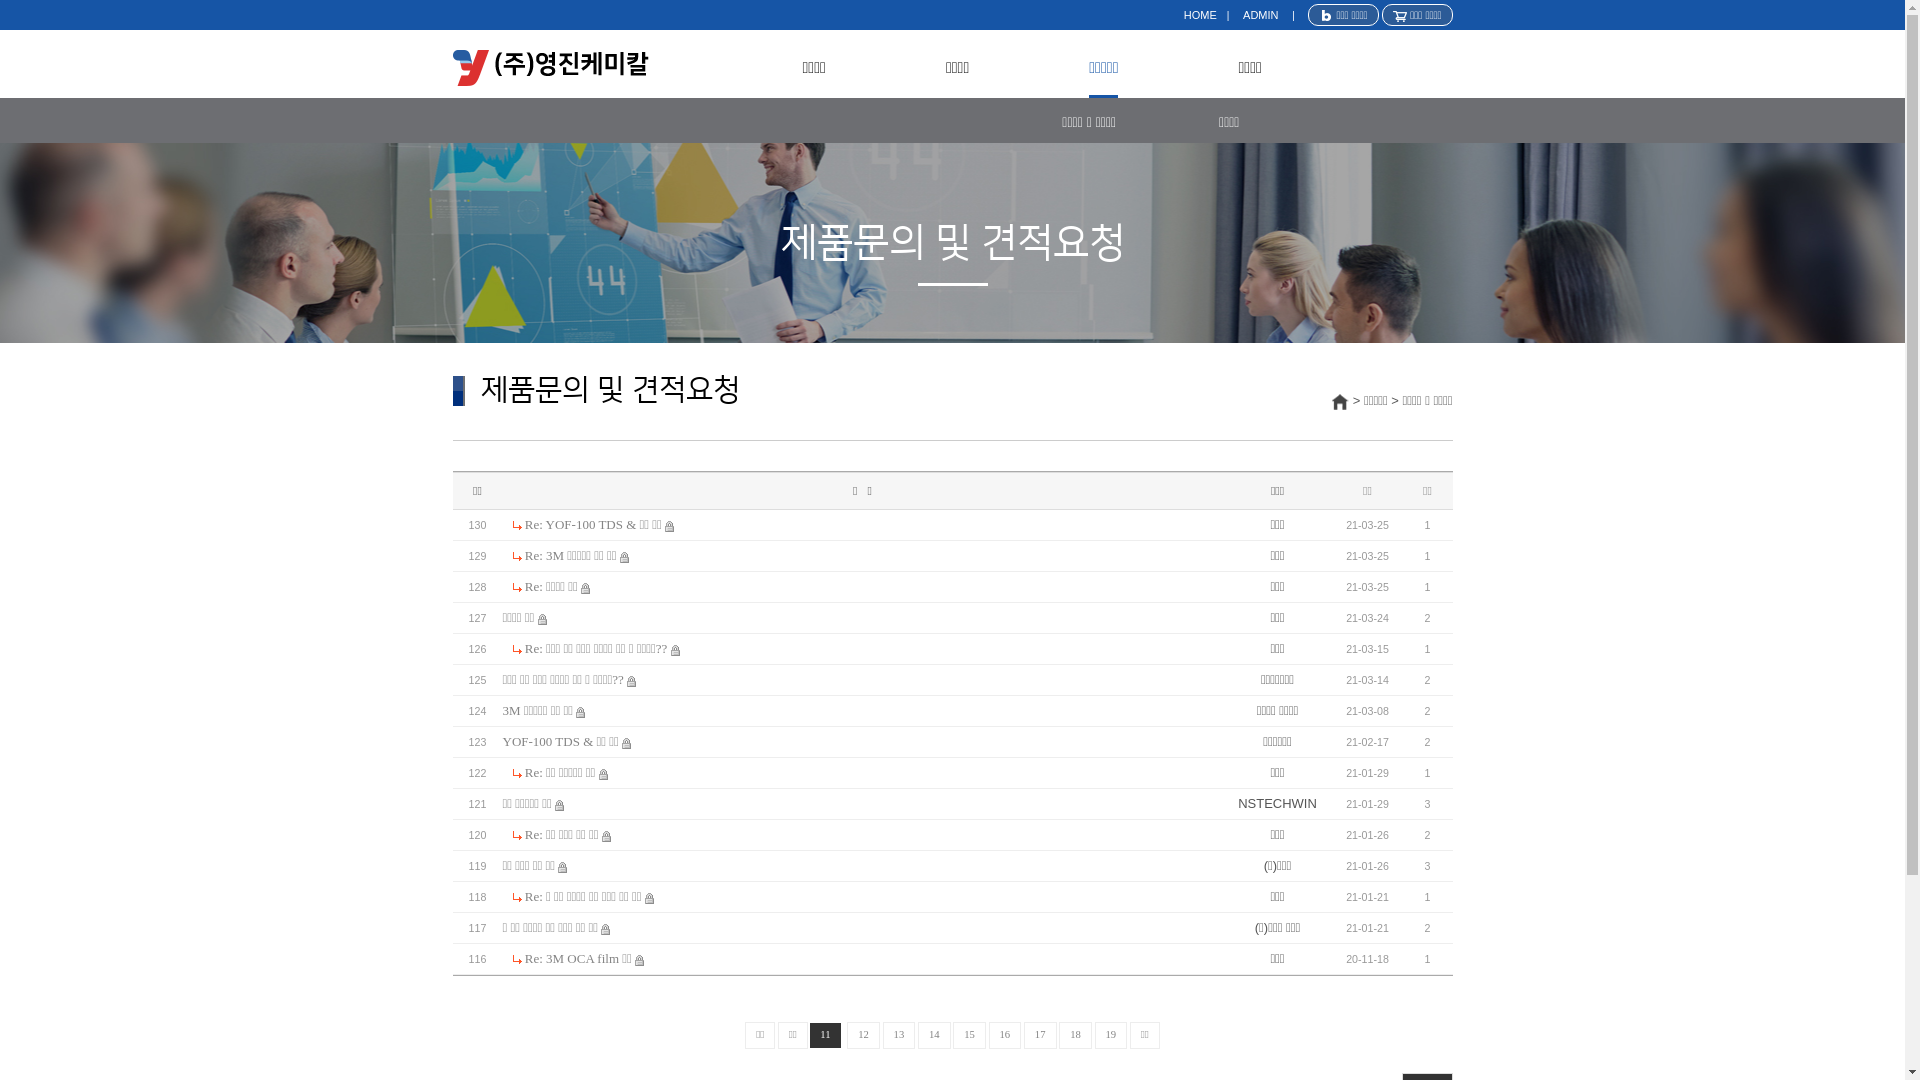 Image resolution: width=1920 pixels, height=1080 pixels. I want to click on 'ADMIN', so click(1259, 15).